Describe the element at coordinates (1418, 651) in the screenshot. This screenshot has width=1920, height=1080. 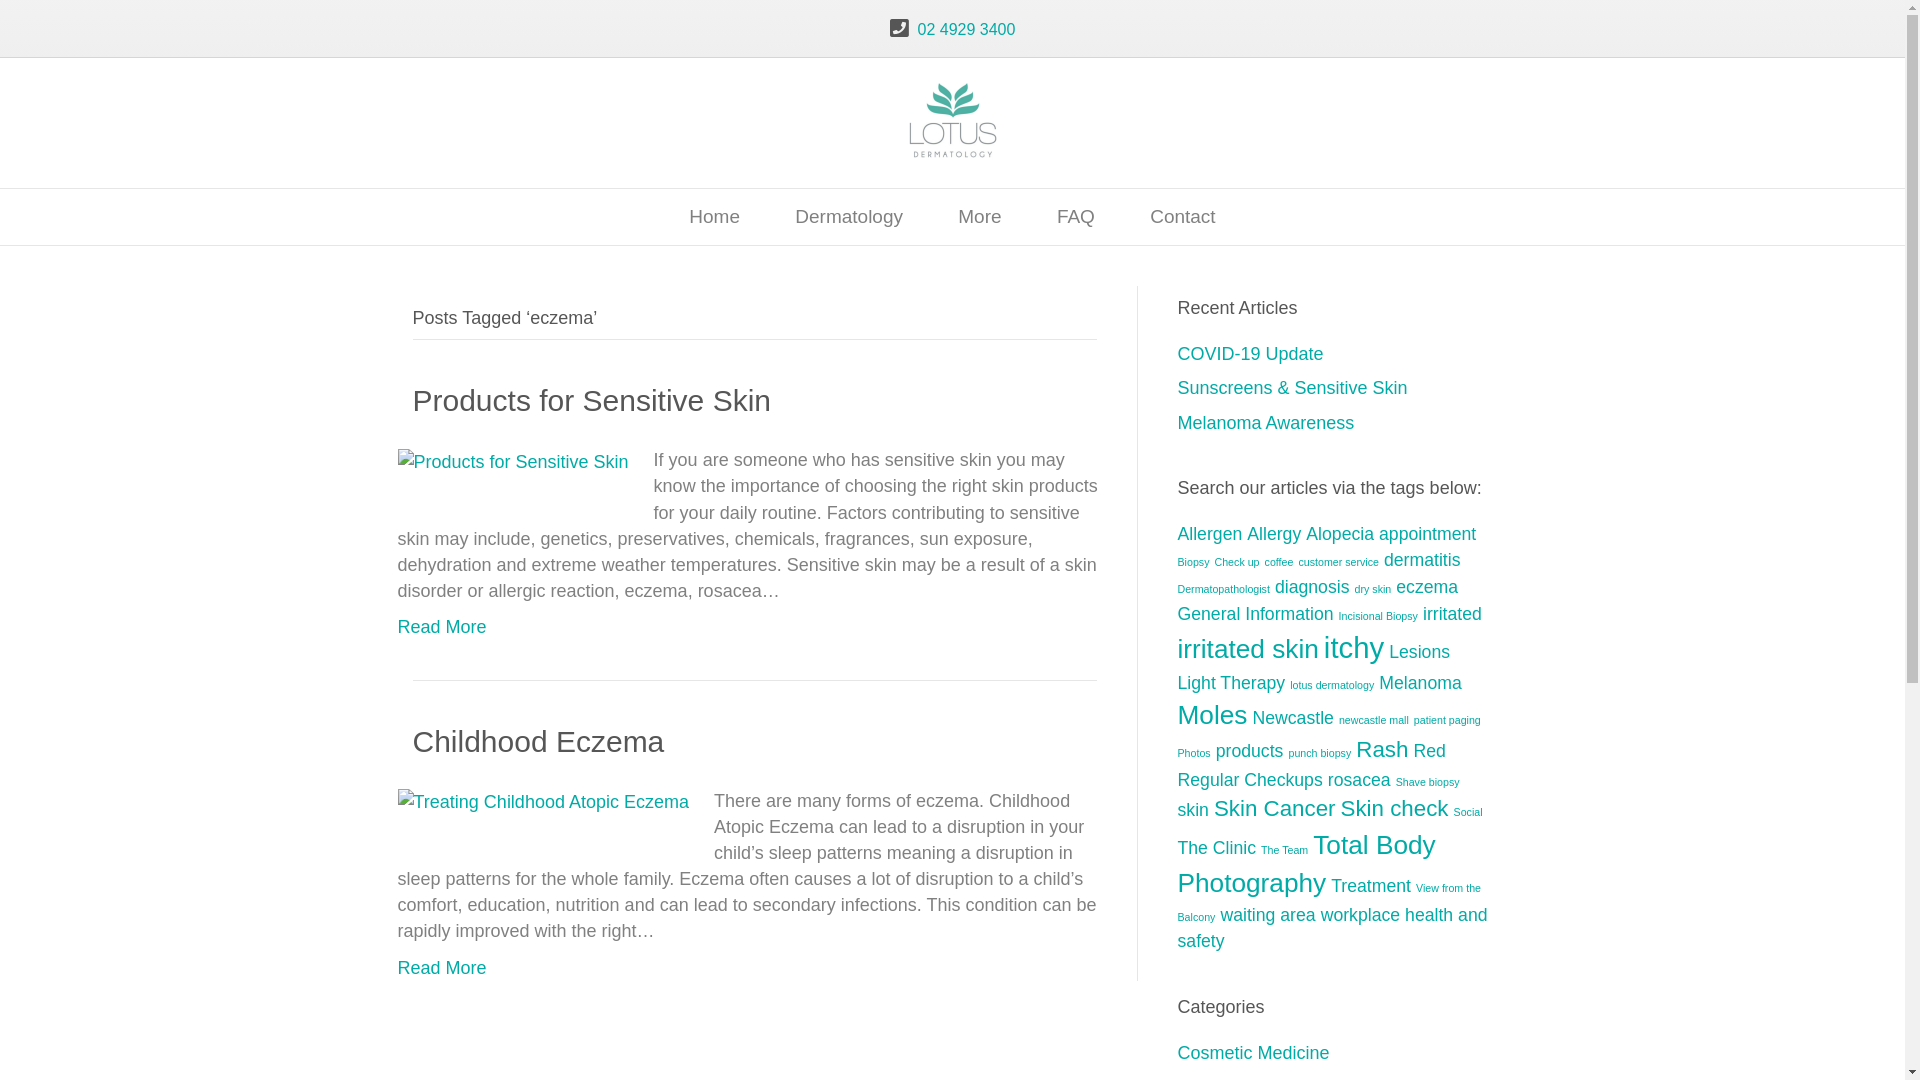
I see `'Lesions'` at that location.